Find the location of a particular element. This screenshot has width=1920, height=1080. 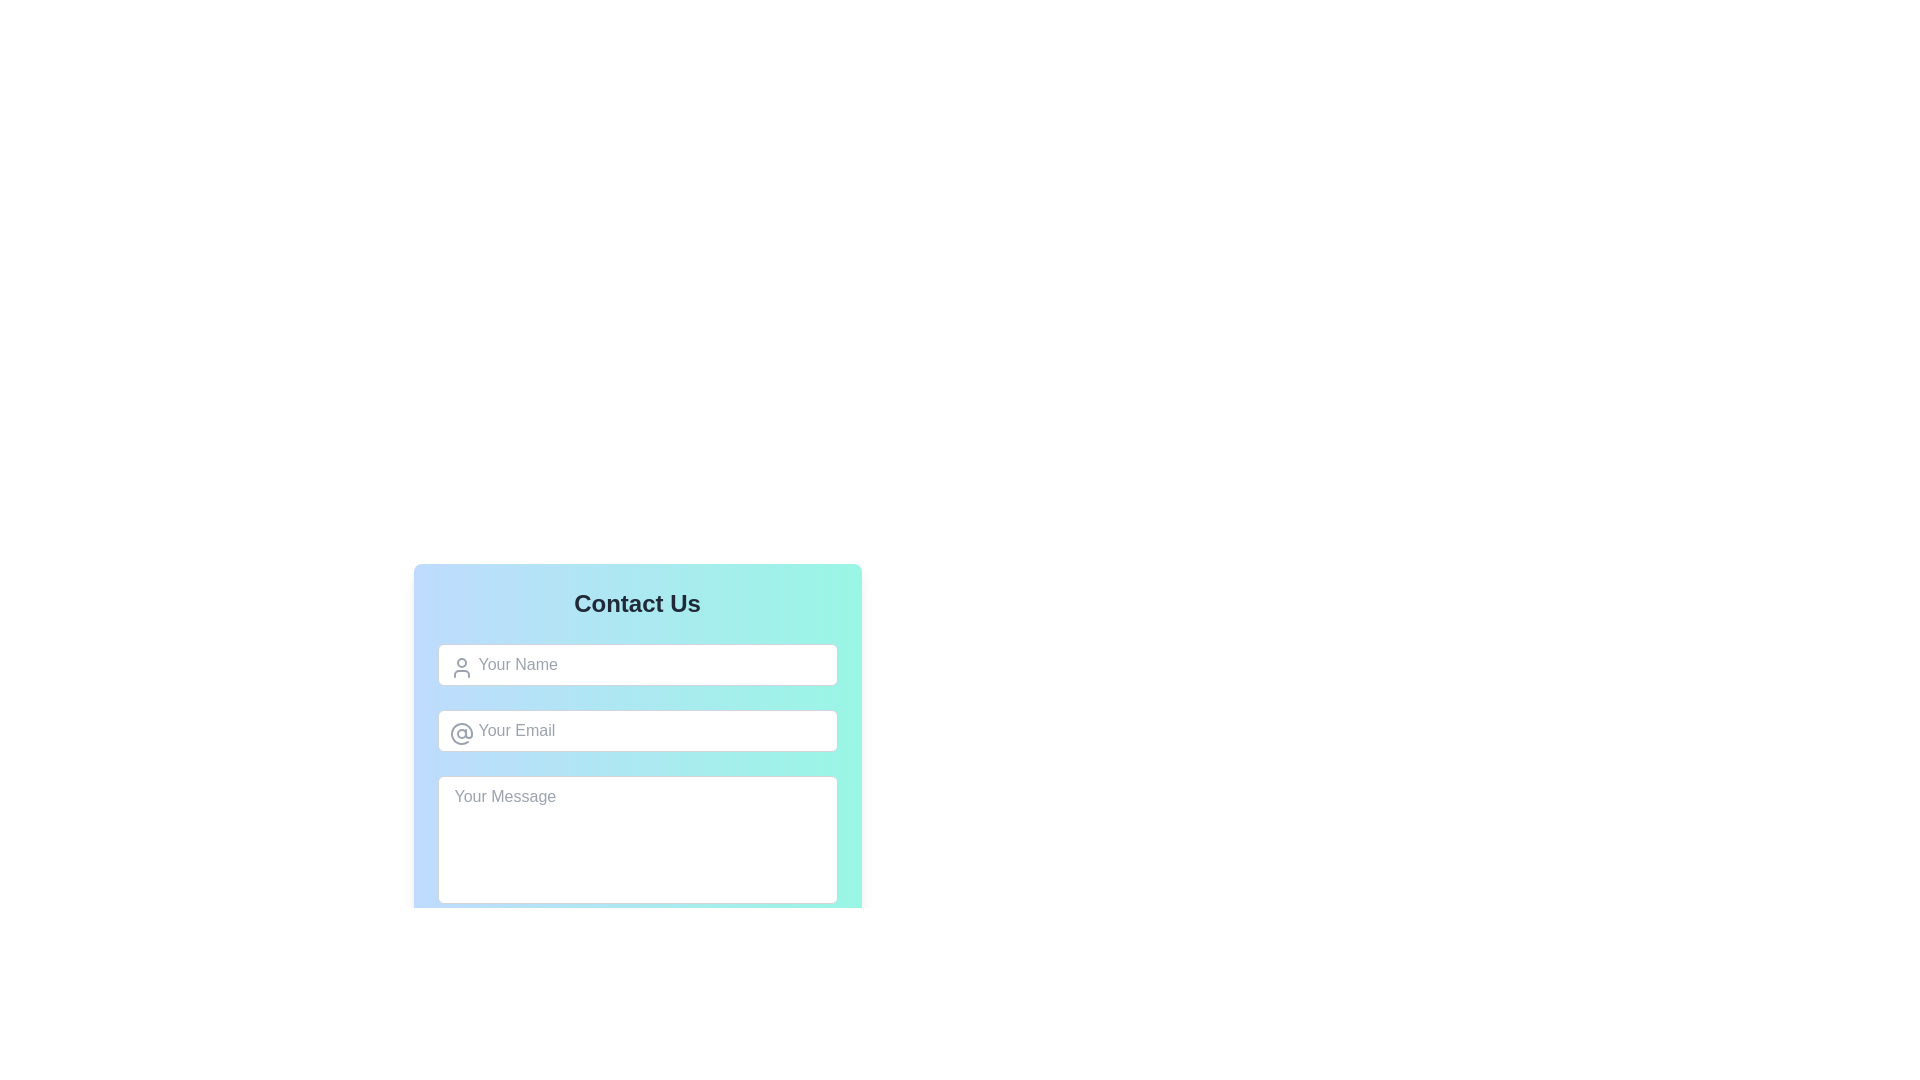

the text input field for 'Your Email' in the 'Contact Us' form by performing a tab action is located at coordinates (636, 731).